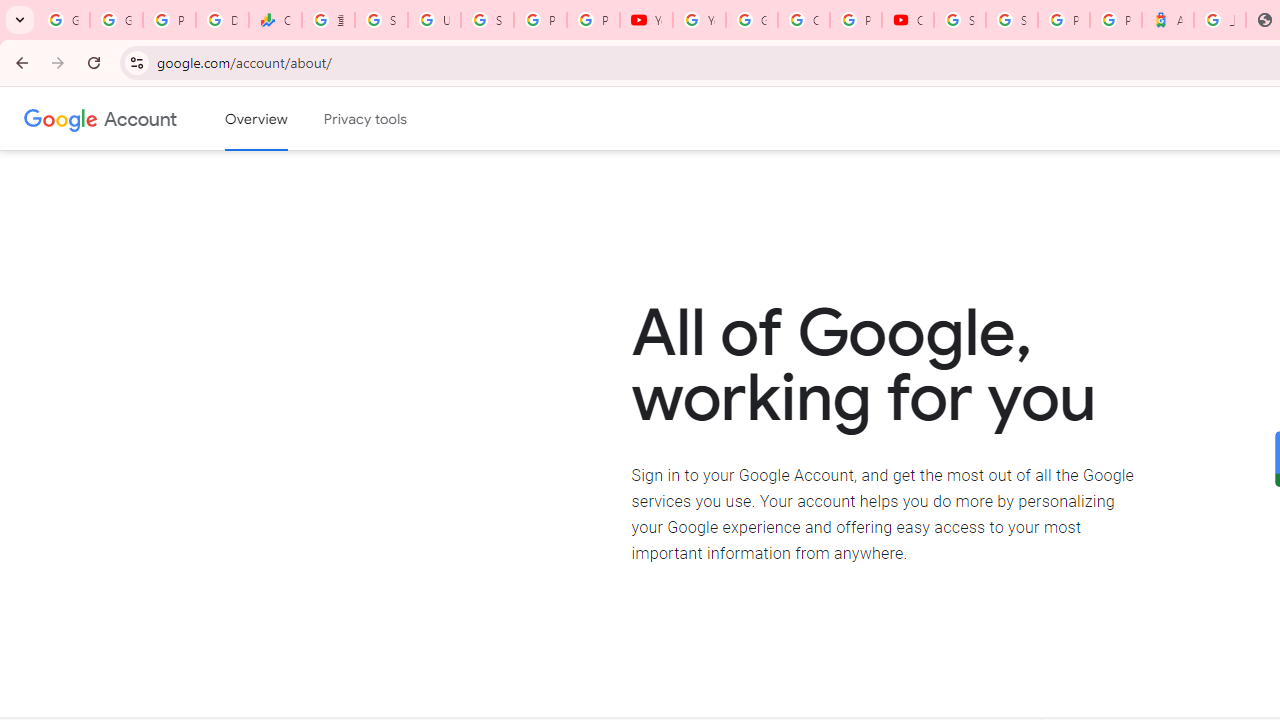 This screenshot has height=720, width=1280. What do you see at coordinates (58, 61) in the screenshot?
I see `'Forward'` at bounding box center [58, 61].